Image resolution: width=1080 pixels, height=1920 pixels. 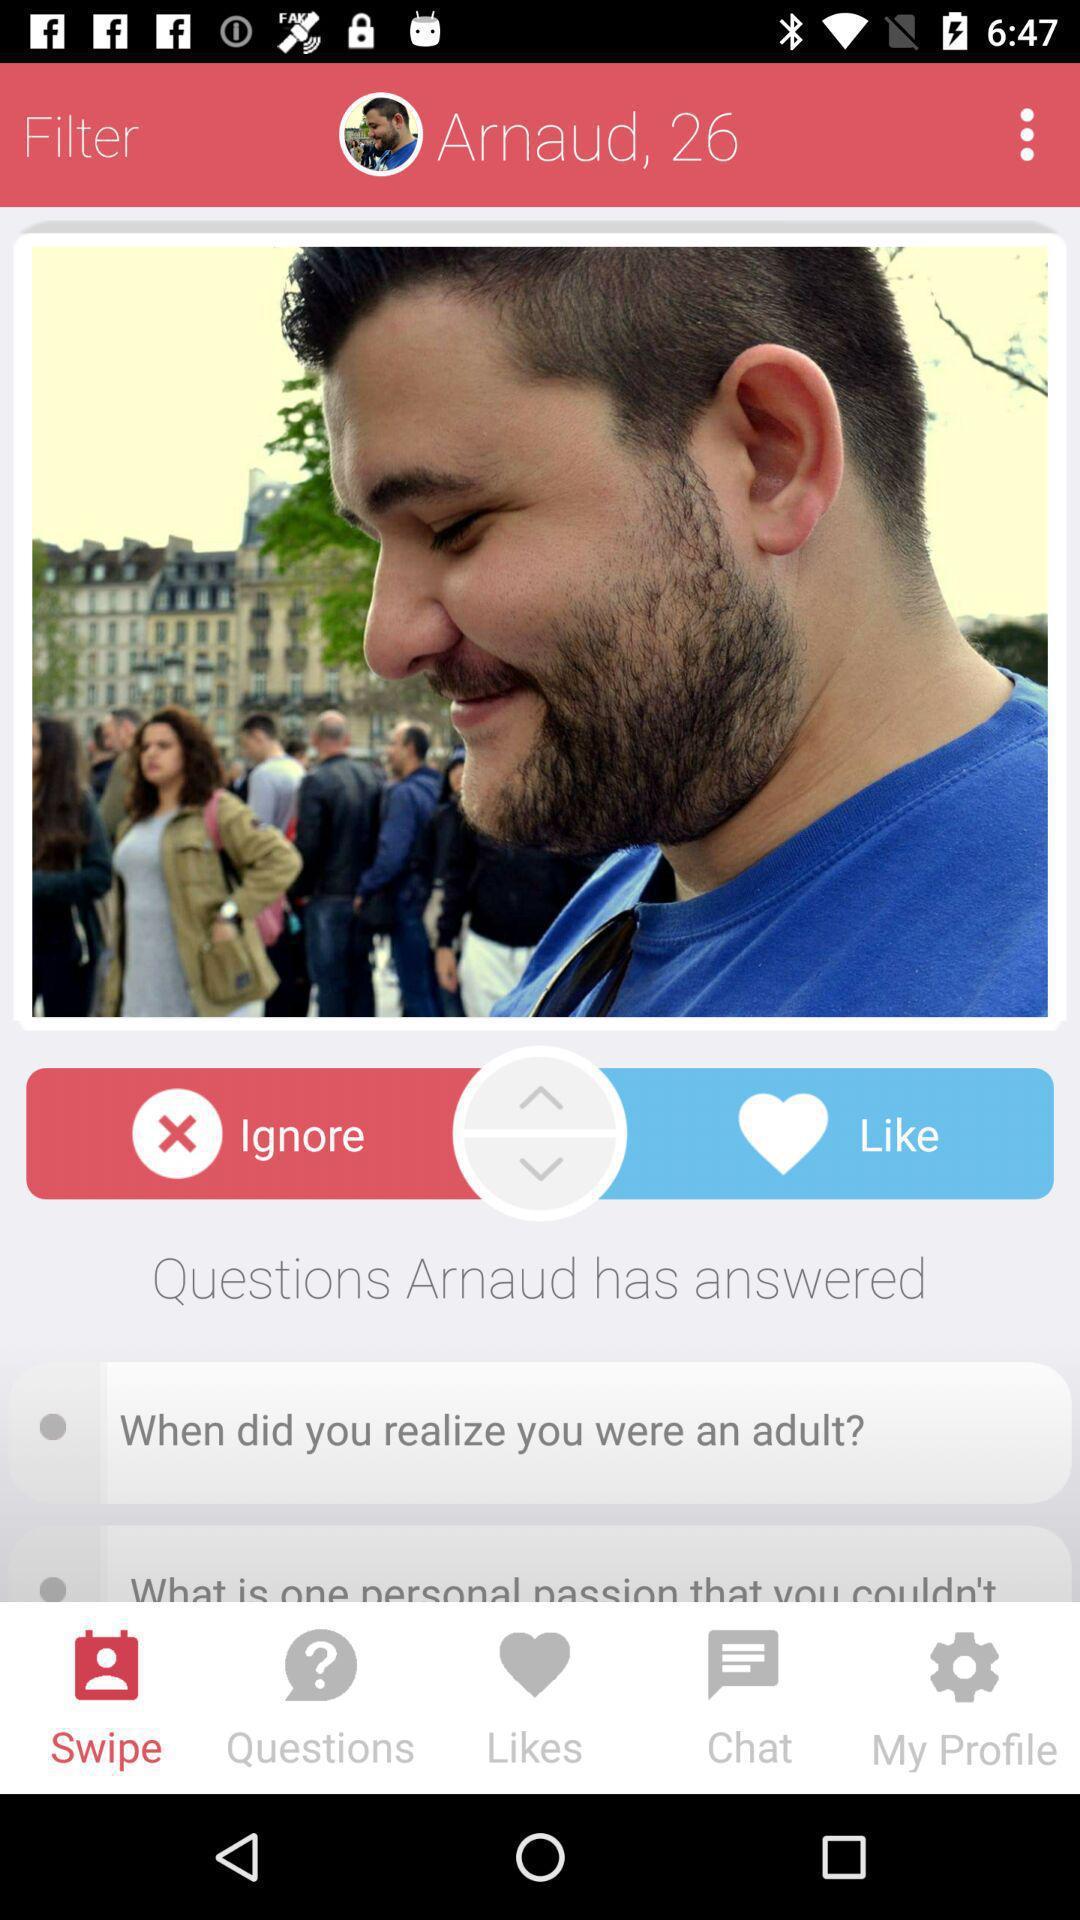 What do you see at coordinates (1027, 133) in the screenshot?
I see `more options` at bounding box center [1027, 133].